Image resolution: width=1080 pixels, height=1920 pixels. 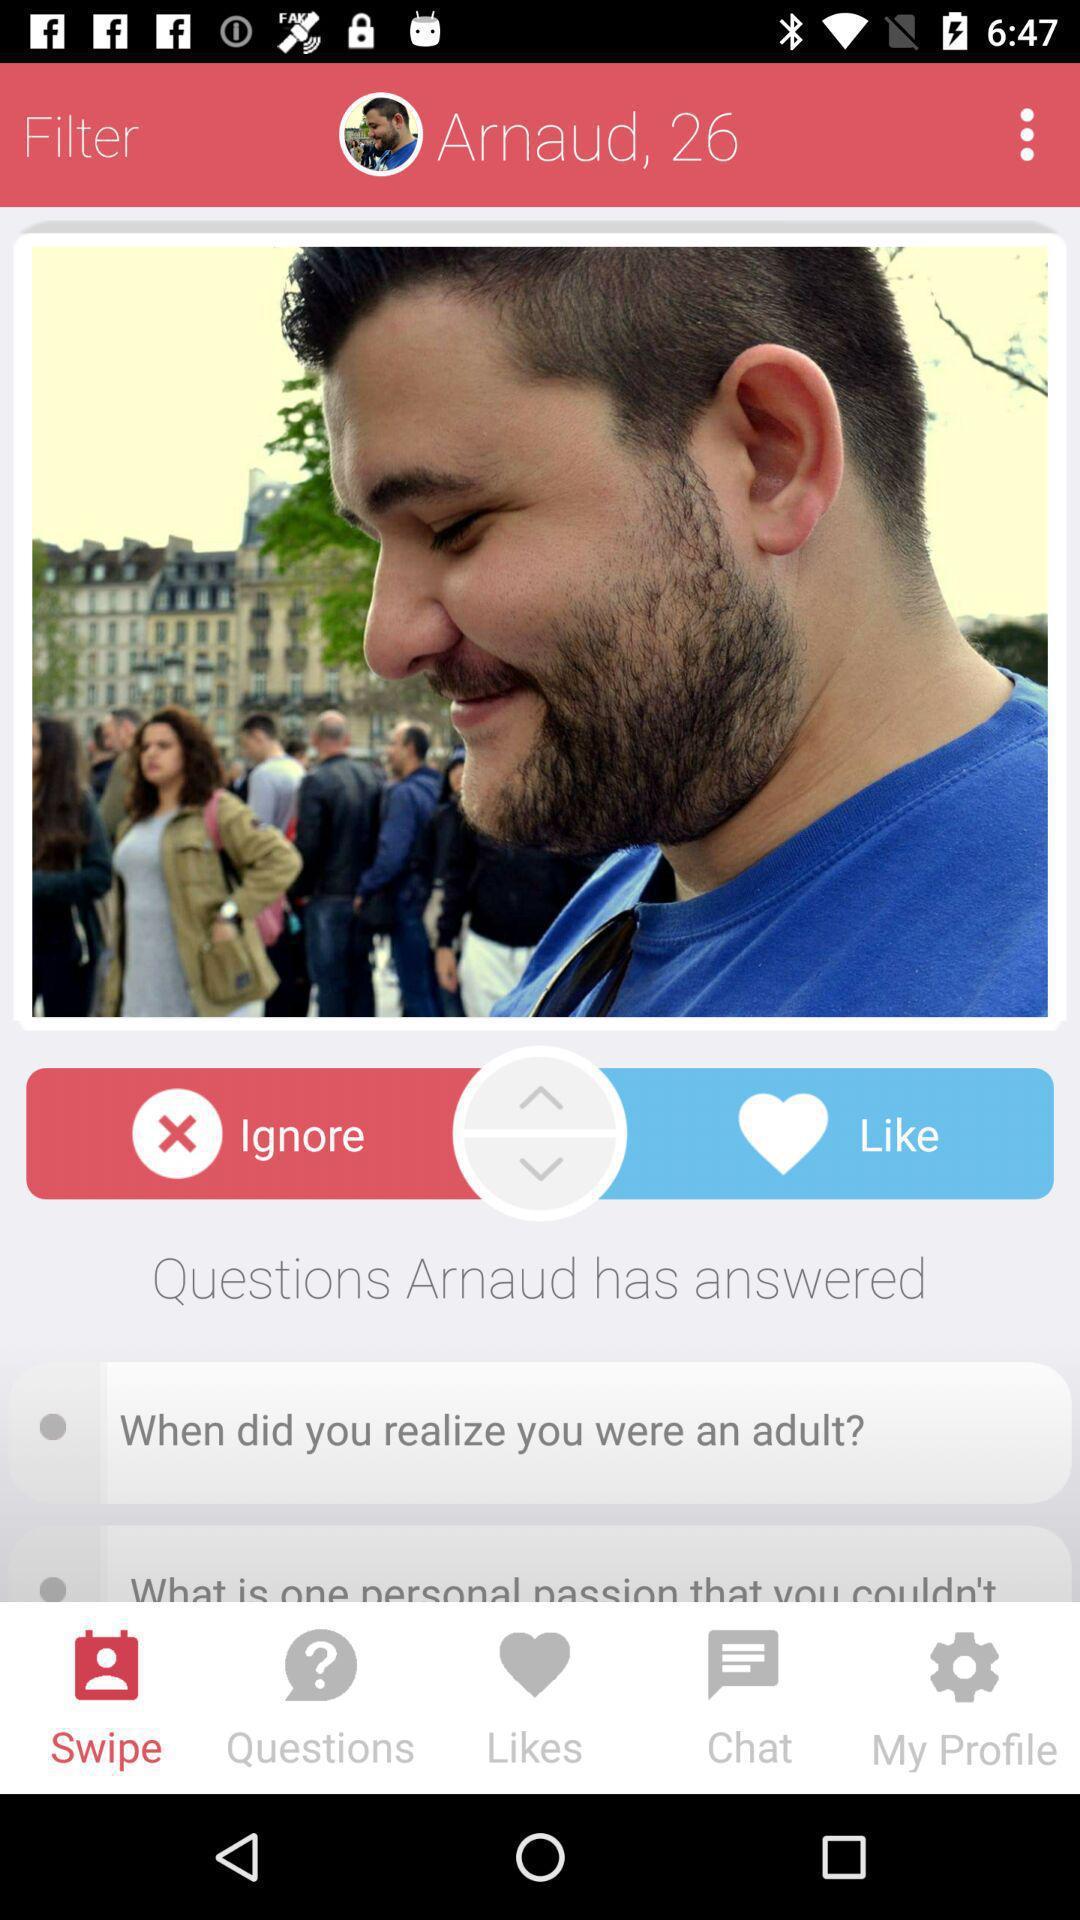 What do you see at coordinates (1027, 133) in the screenshot?
I see `more options` at bounding box center [1027, 133].